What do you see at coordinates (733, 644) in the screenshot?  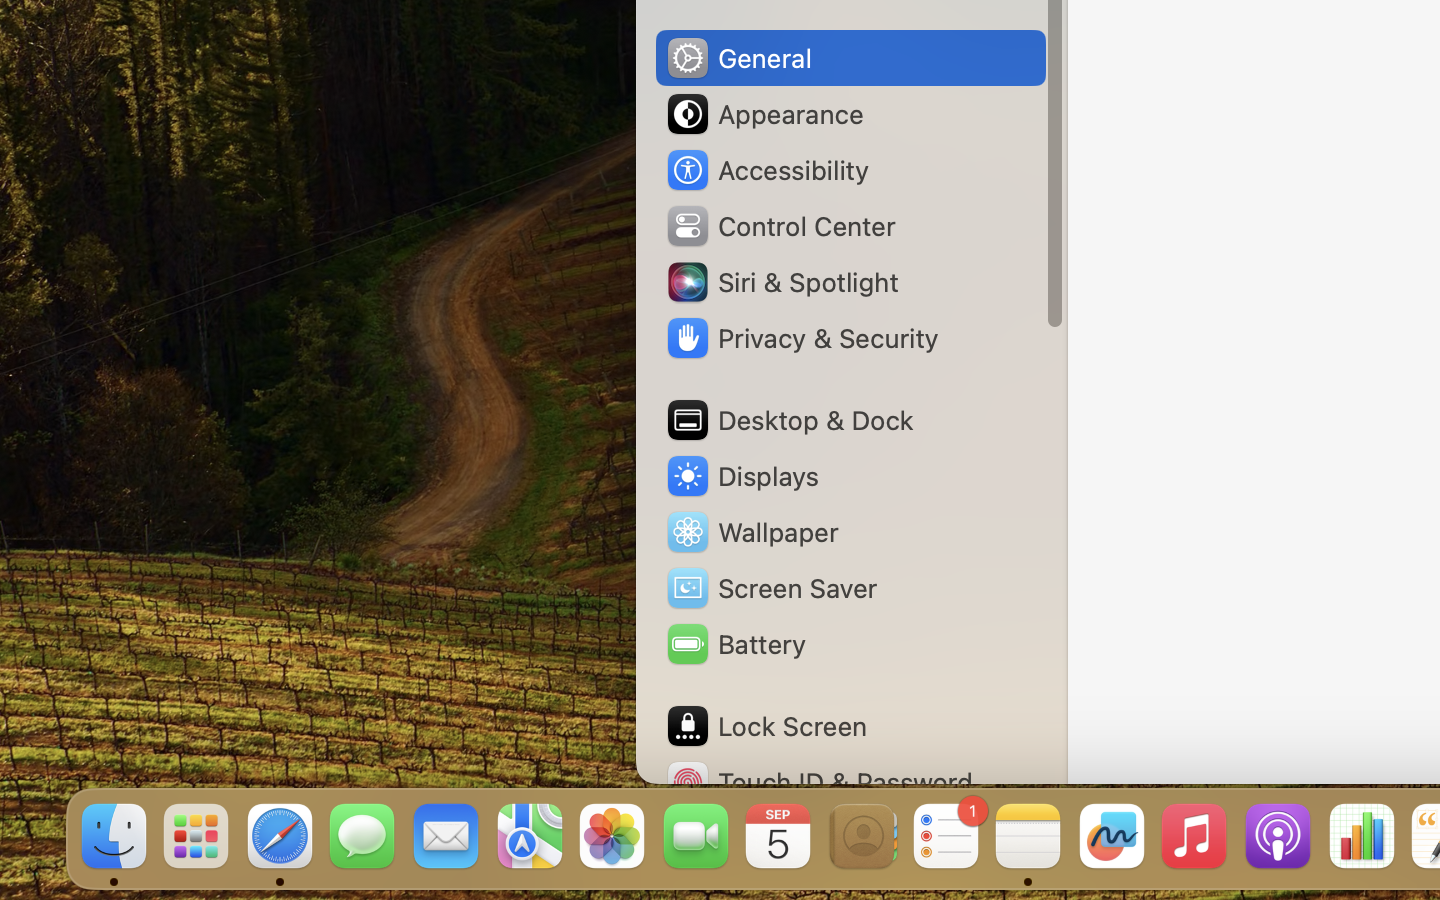 I see `'Battery'` at bounding box center [733, 644].